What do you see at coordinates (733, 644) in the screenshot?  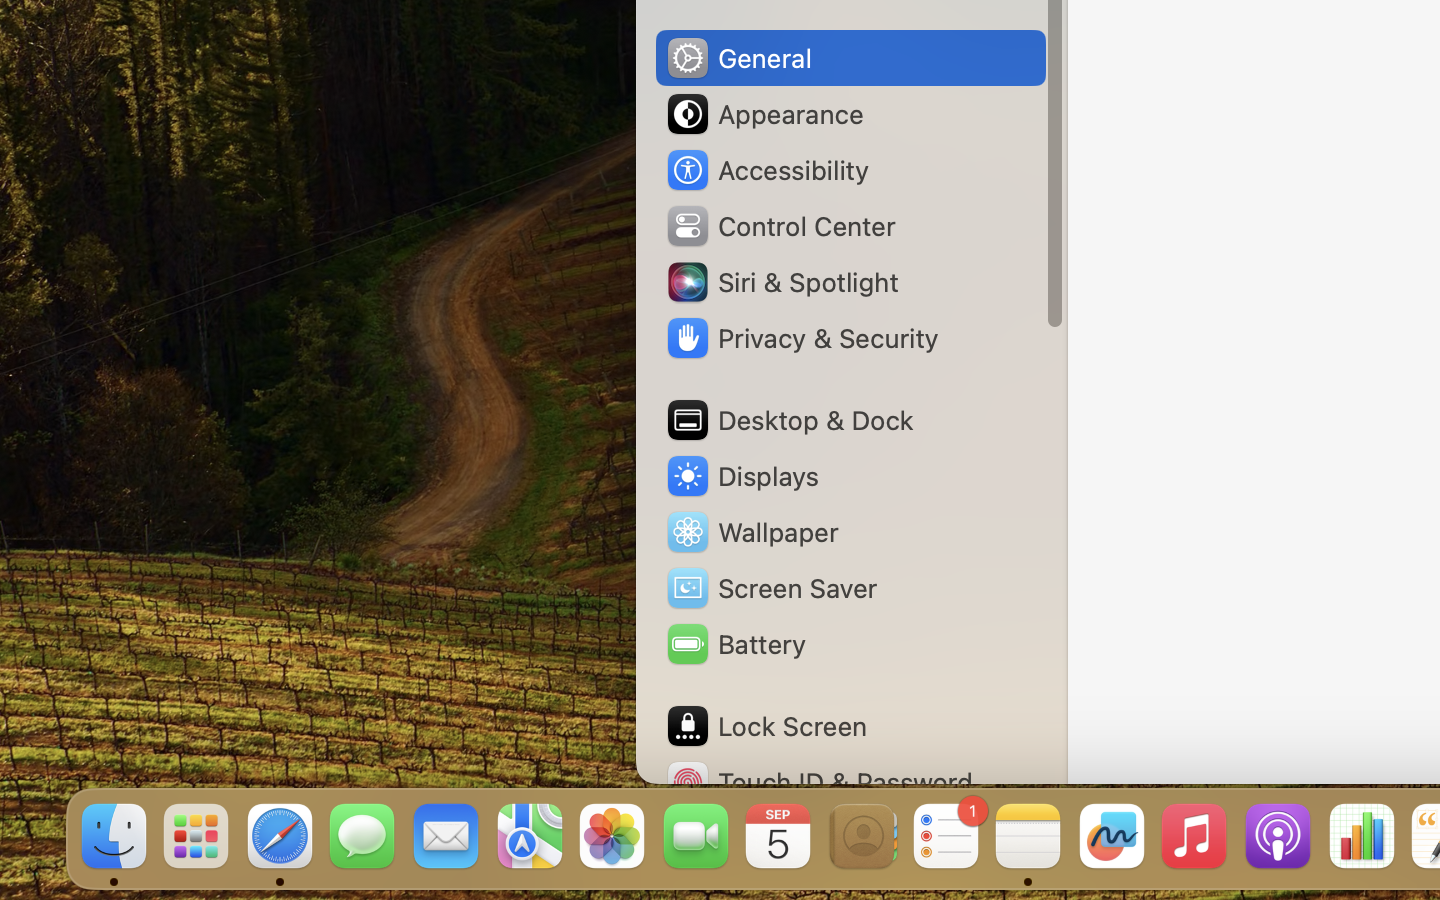 I see `'Battery'` at bounding box center [733, 644].